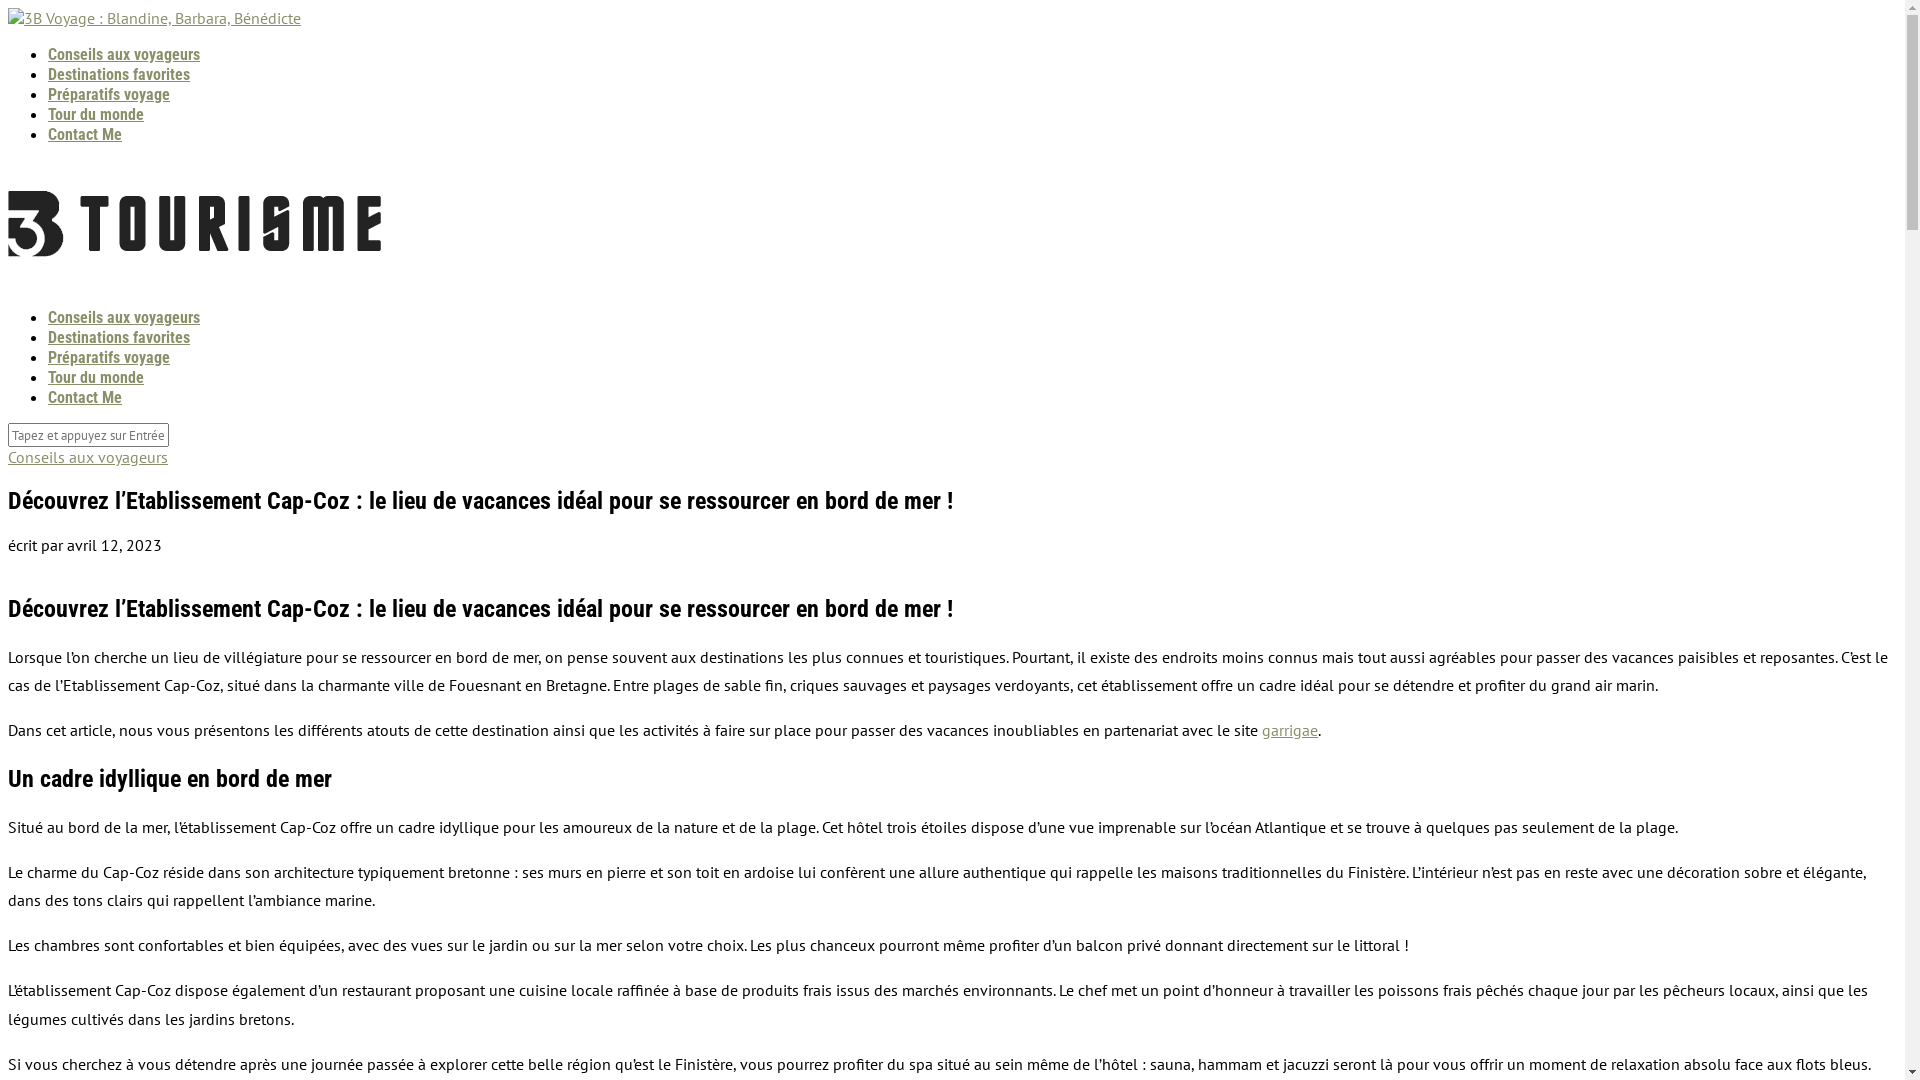  Describe the element at coordinates (1261, 729) in the screenshot. I see `'garrigae'` at that location.